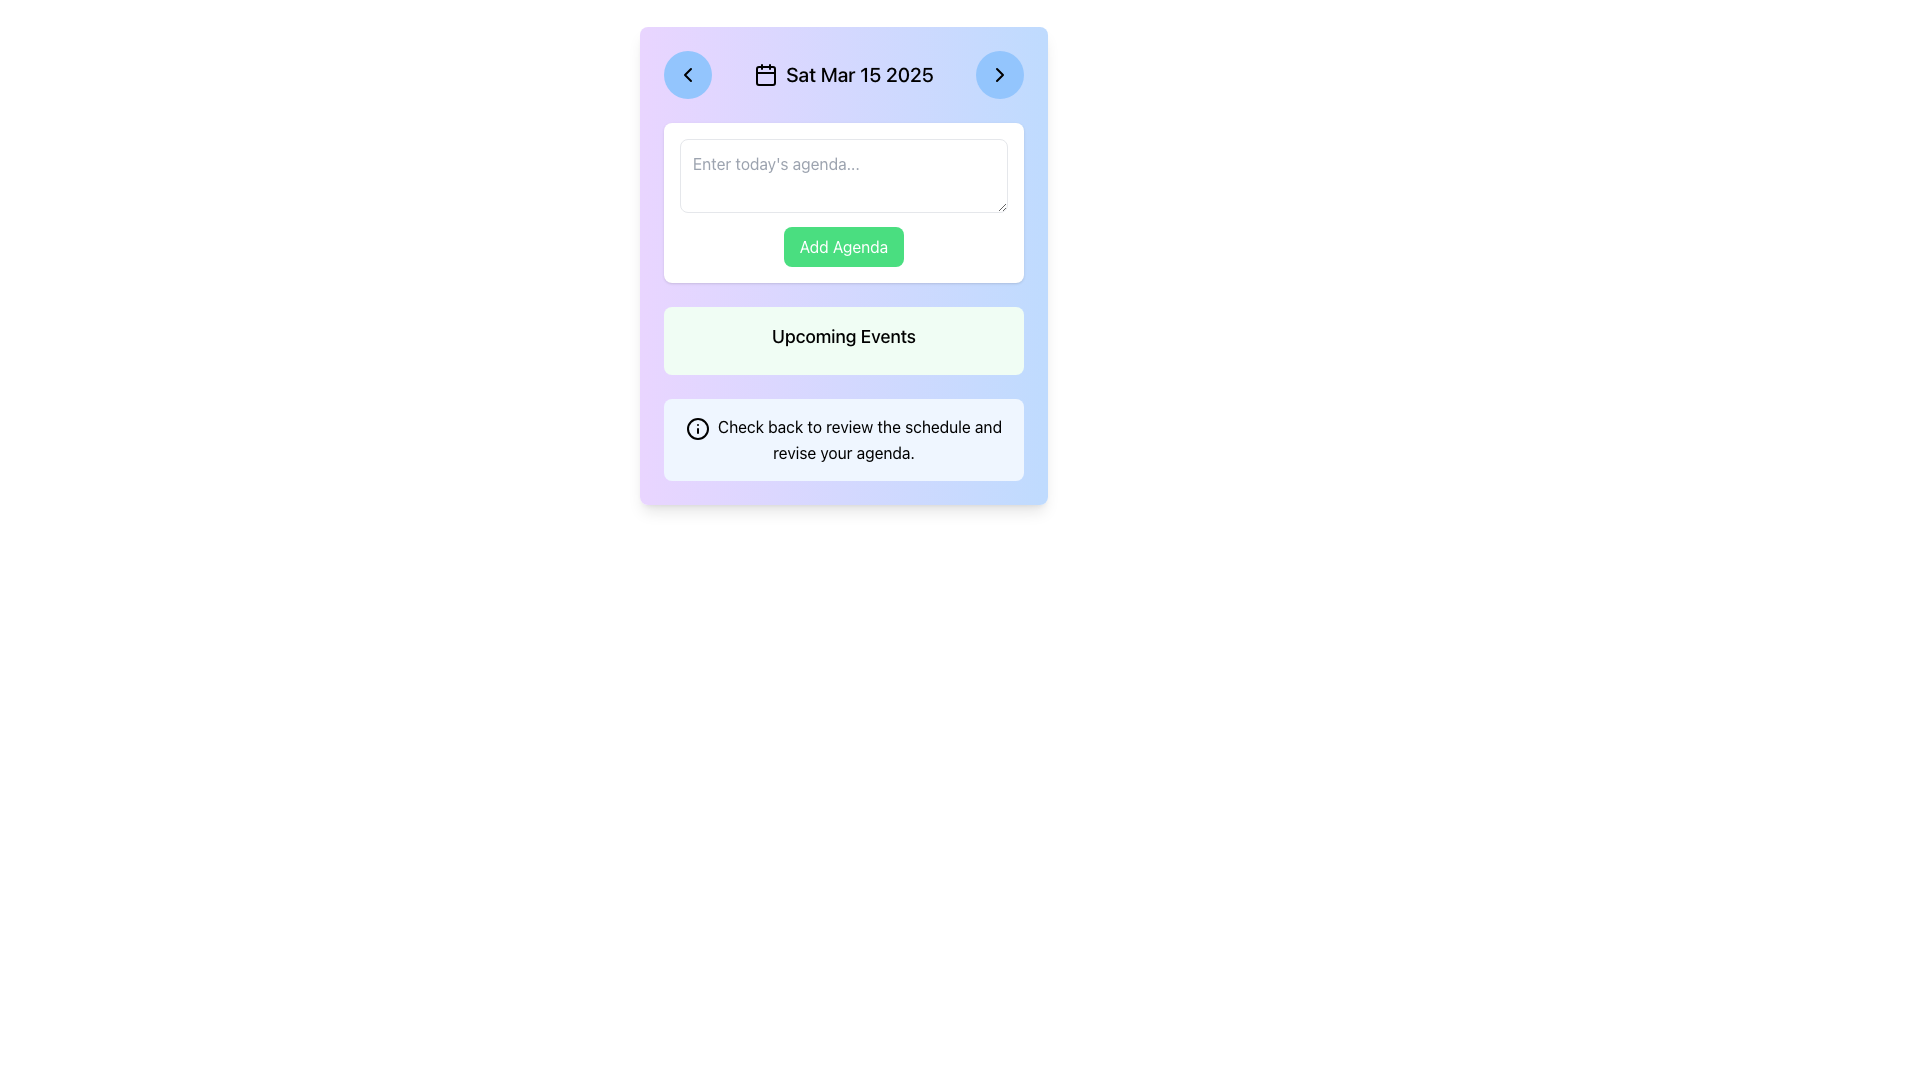 The width and height of the screenshot is (1920, 1080). What do you see at coordinates (844, 175) in the screenshot?
I see `the rectangular text input box with a light border and rounded corners, which contains the placeholder text 'Enter today's agenda...', to focus and begin typing` at bounding box center [844, 175].